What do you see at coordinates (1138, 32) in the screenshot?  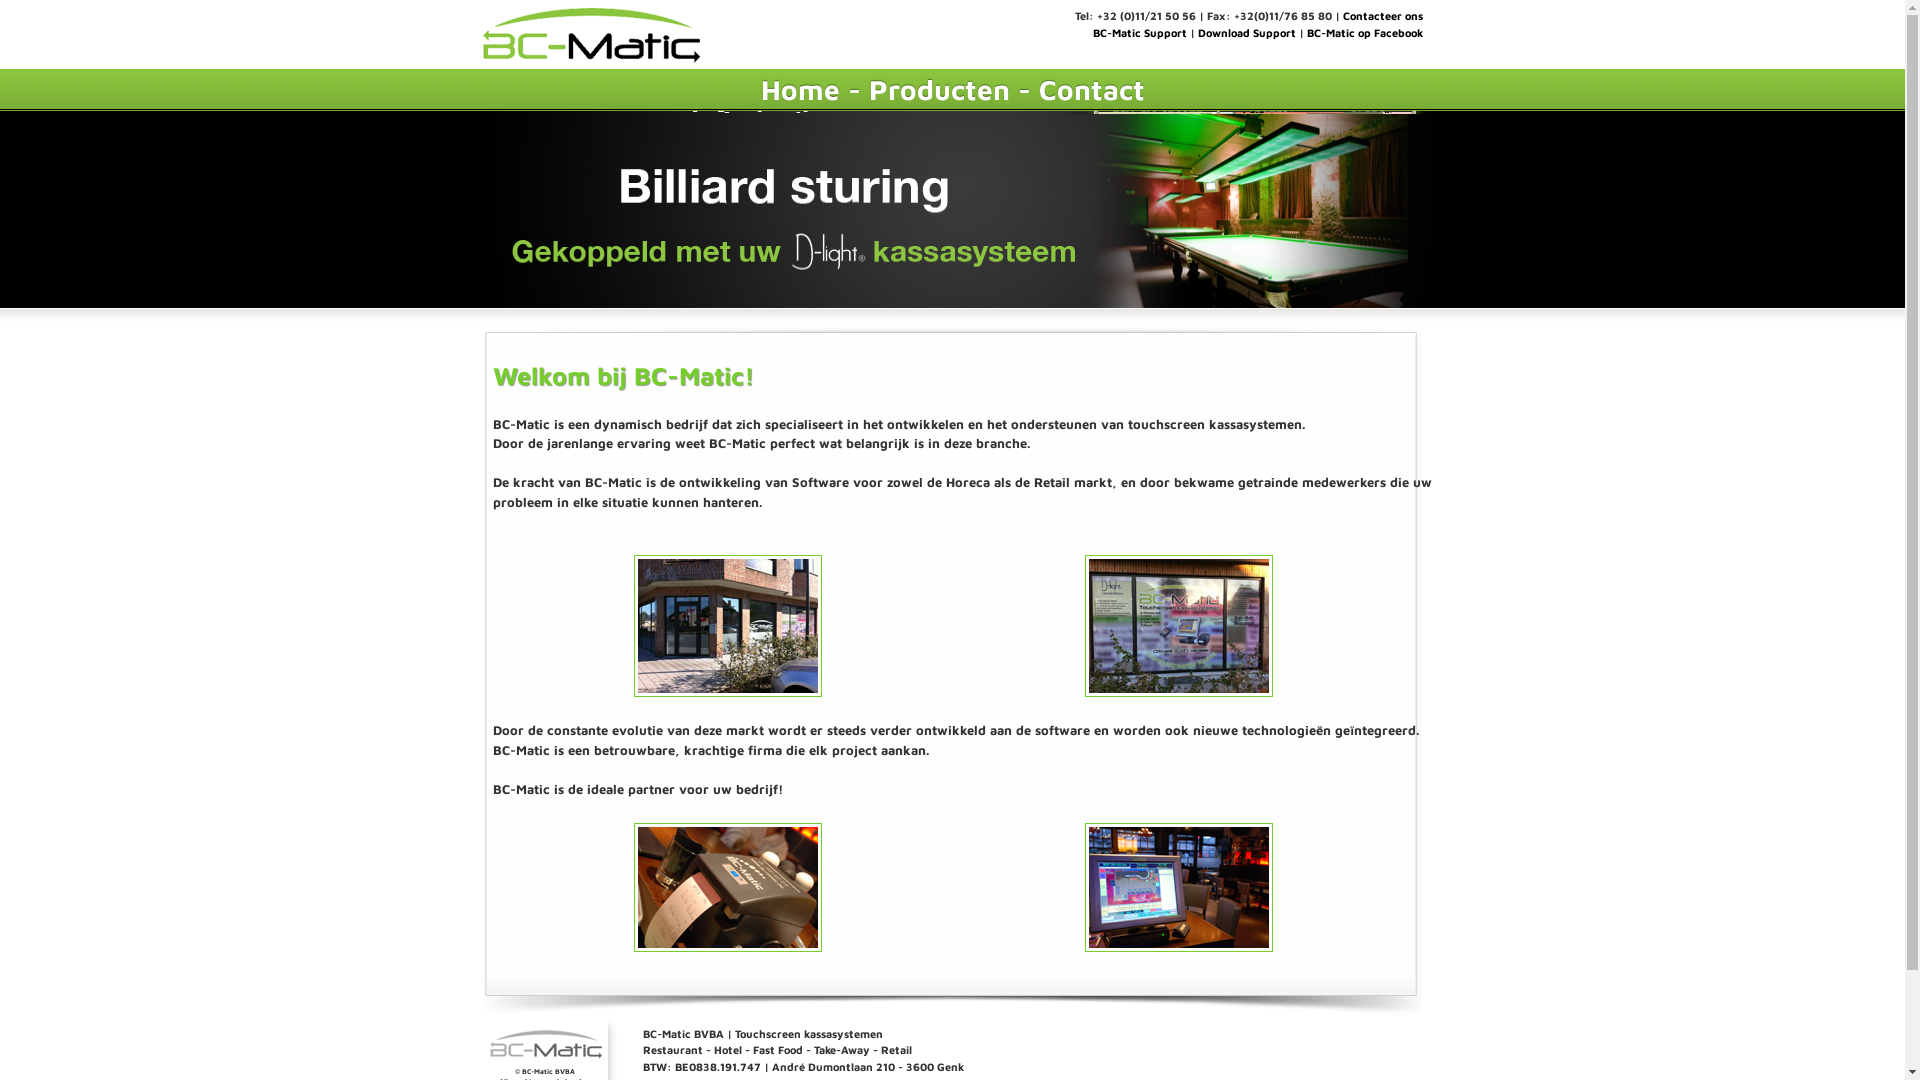 I see `'BC-Matic Support'` at bounding box center [1138, 32].